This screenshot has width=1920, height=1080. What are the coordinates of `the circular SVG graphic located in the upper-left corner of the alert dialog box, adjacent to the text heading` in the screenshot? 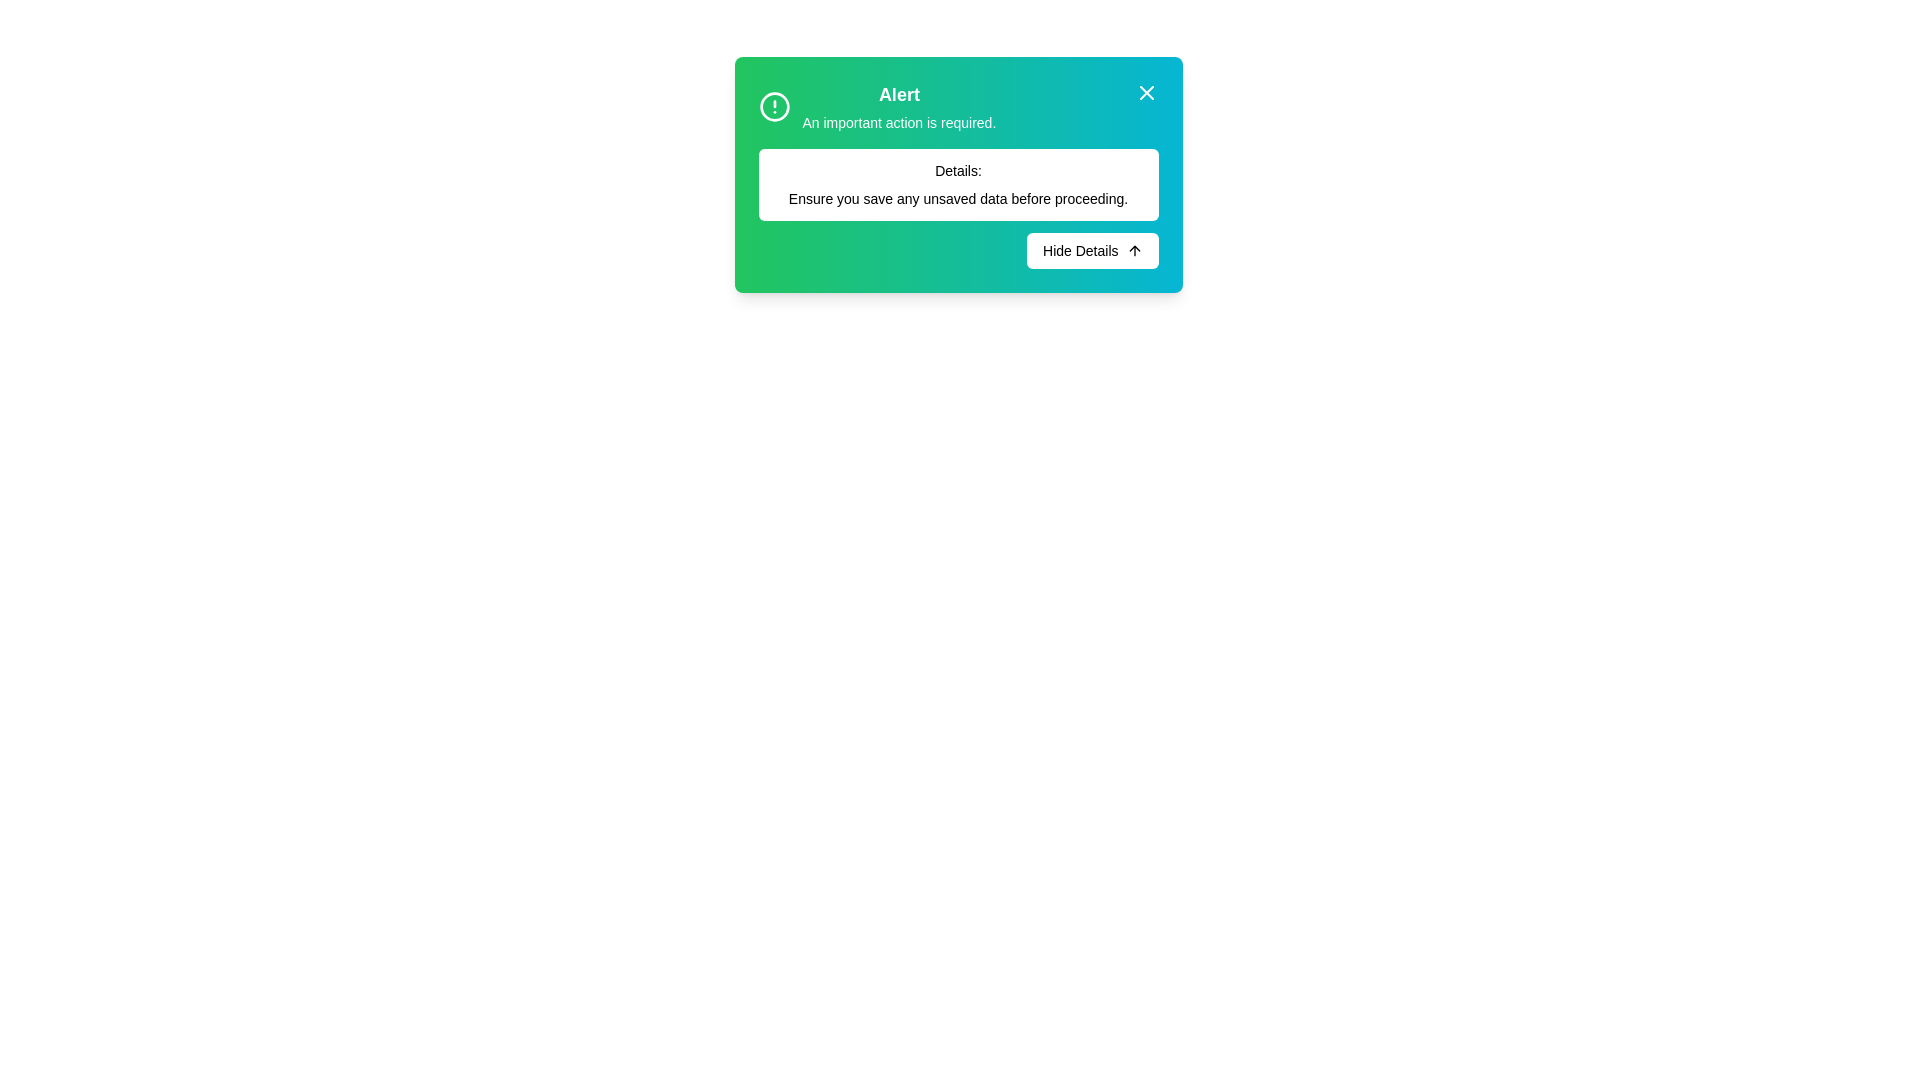 It's located at (773, 107).